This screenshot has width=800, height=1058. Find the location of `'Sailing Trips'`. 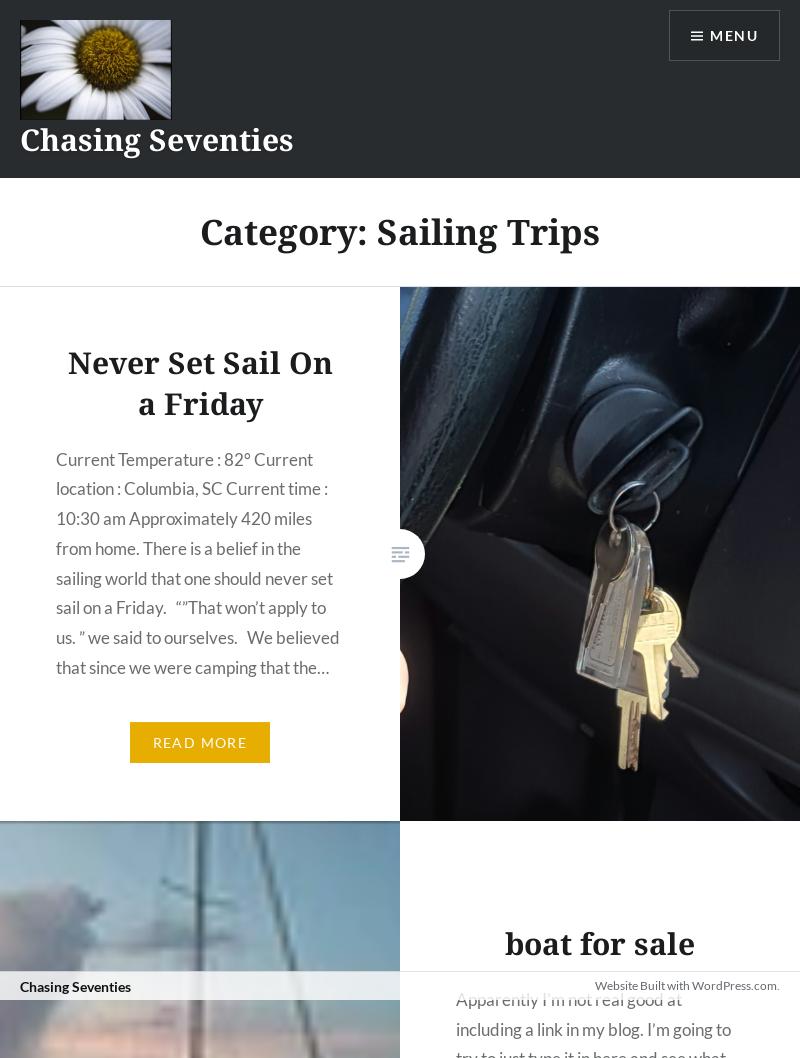

'Sailing Trips' is located at coordinates (488, 231).